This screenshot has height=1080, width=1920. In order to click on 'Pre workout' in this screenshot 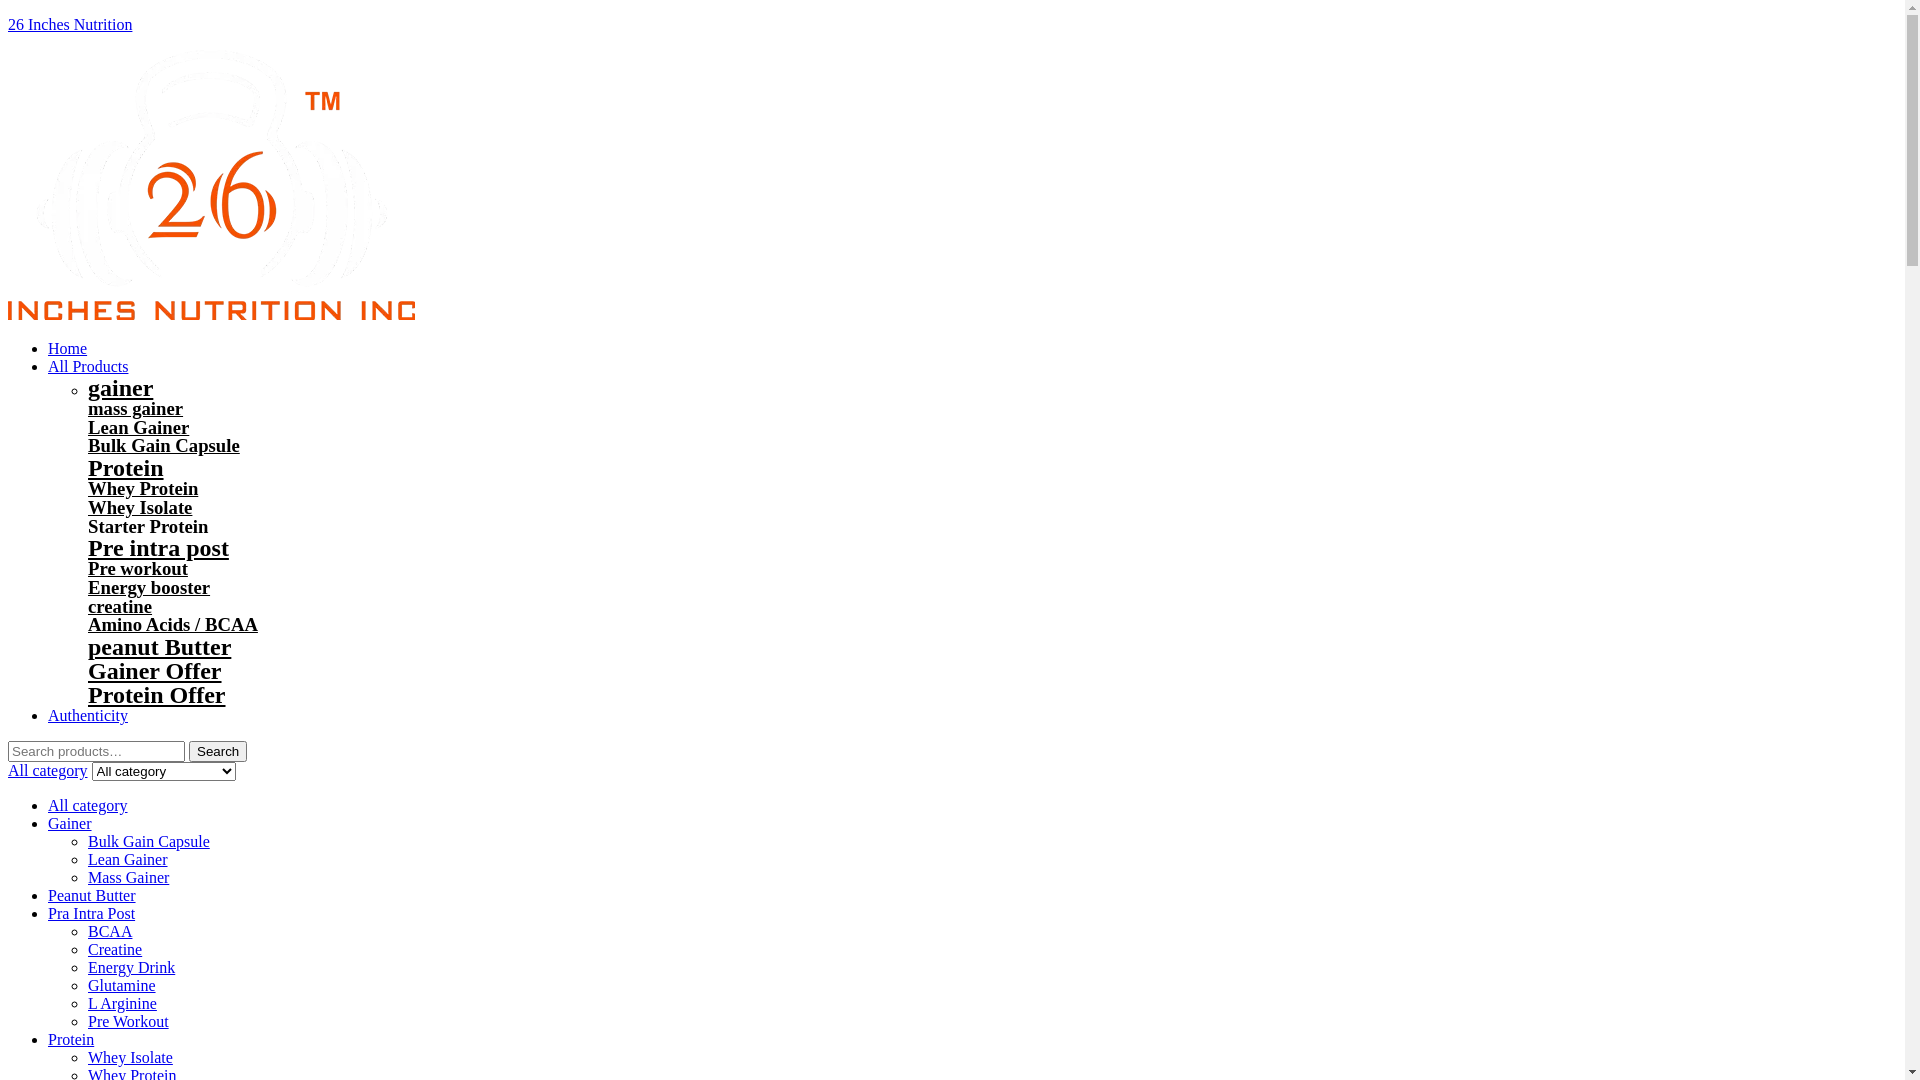, I will do `click(86, 568)`.